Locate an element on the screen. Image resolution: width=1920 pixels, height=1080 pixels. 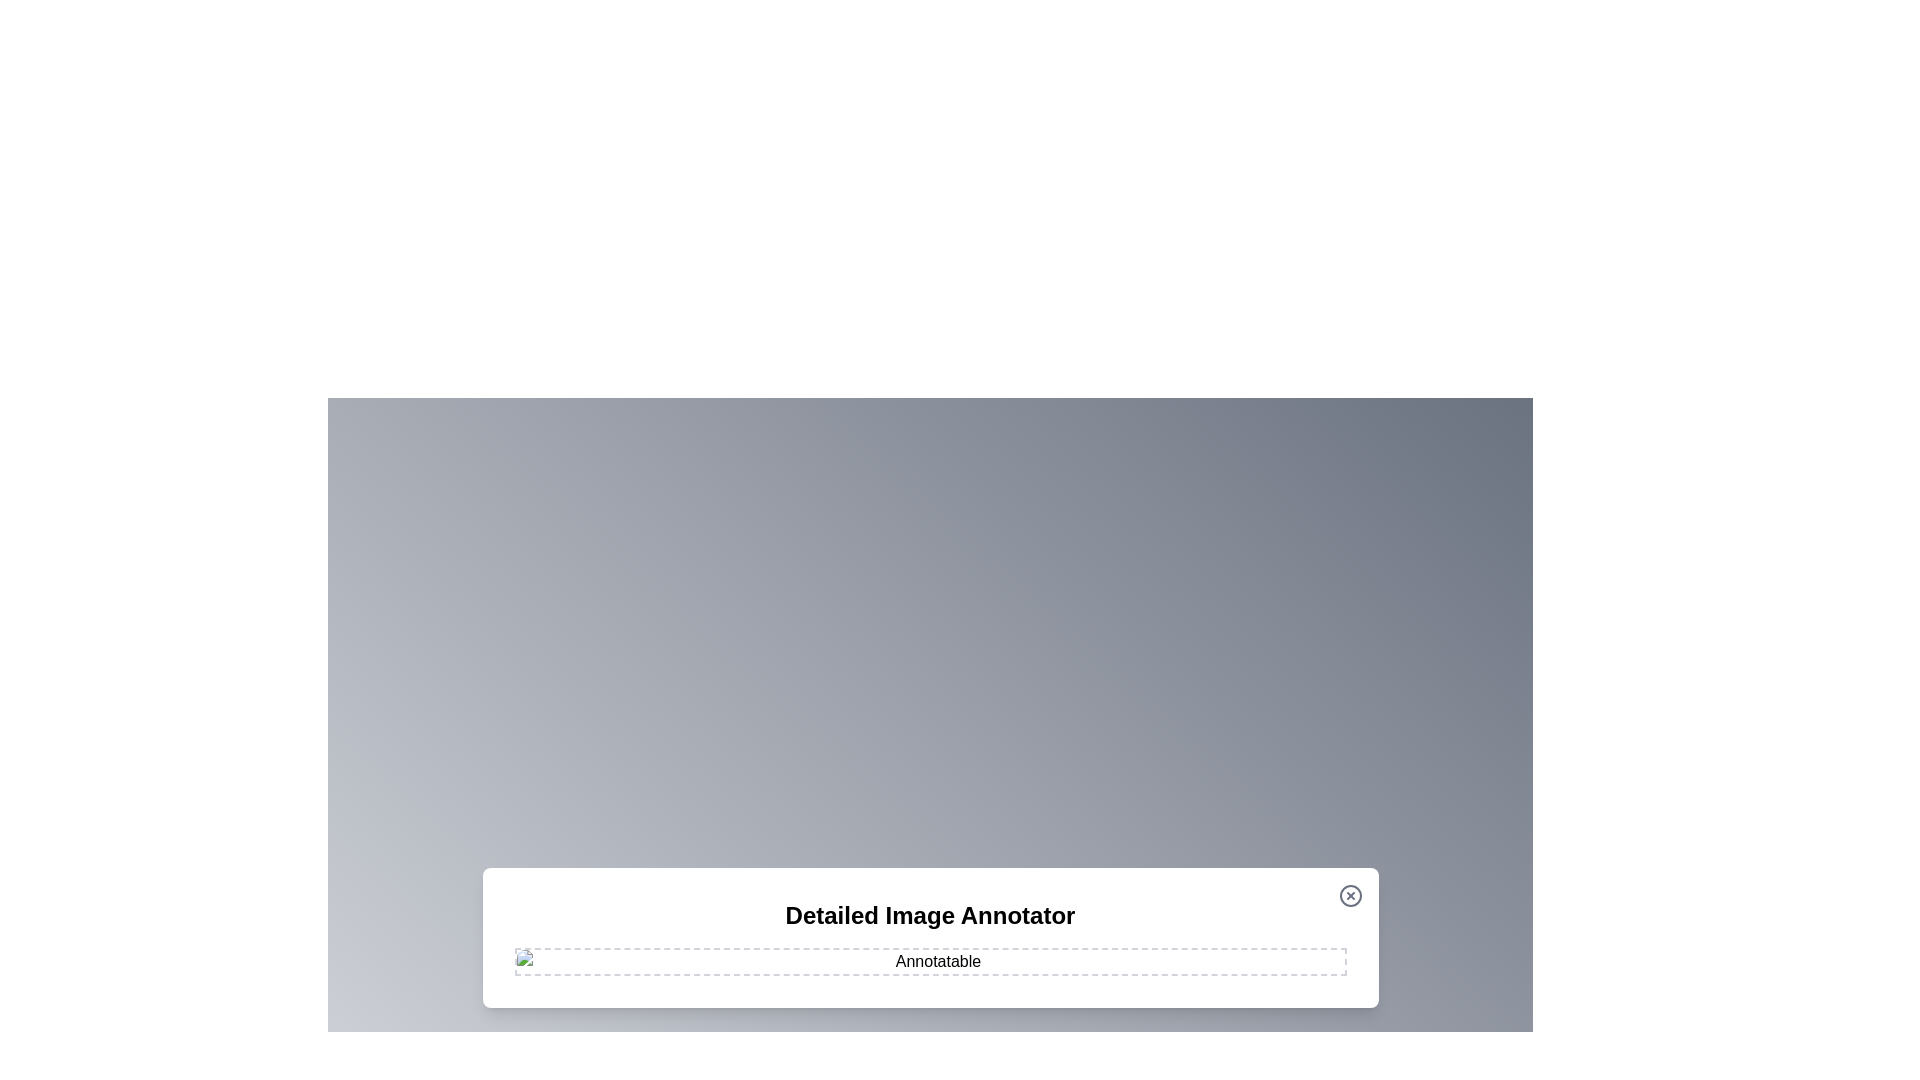
the image at coordinates (1001, 973) to add an annotation is located at coordinates (1001, 971).